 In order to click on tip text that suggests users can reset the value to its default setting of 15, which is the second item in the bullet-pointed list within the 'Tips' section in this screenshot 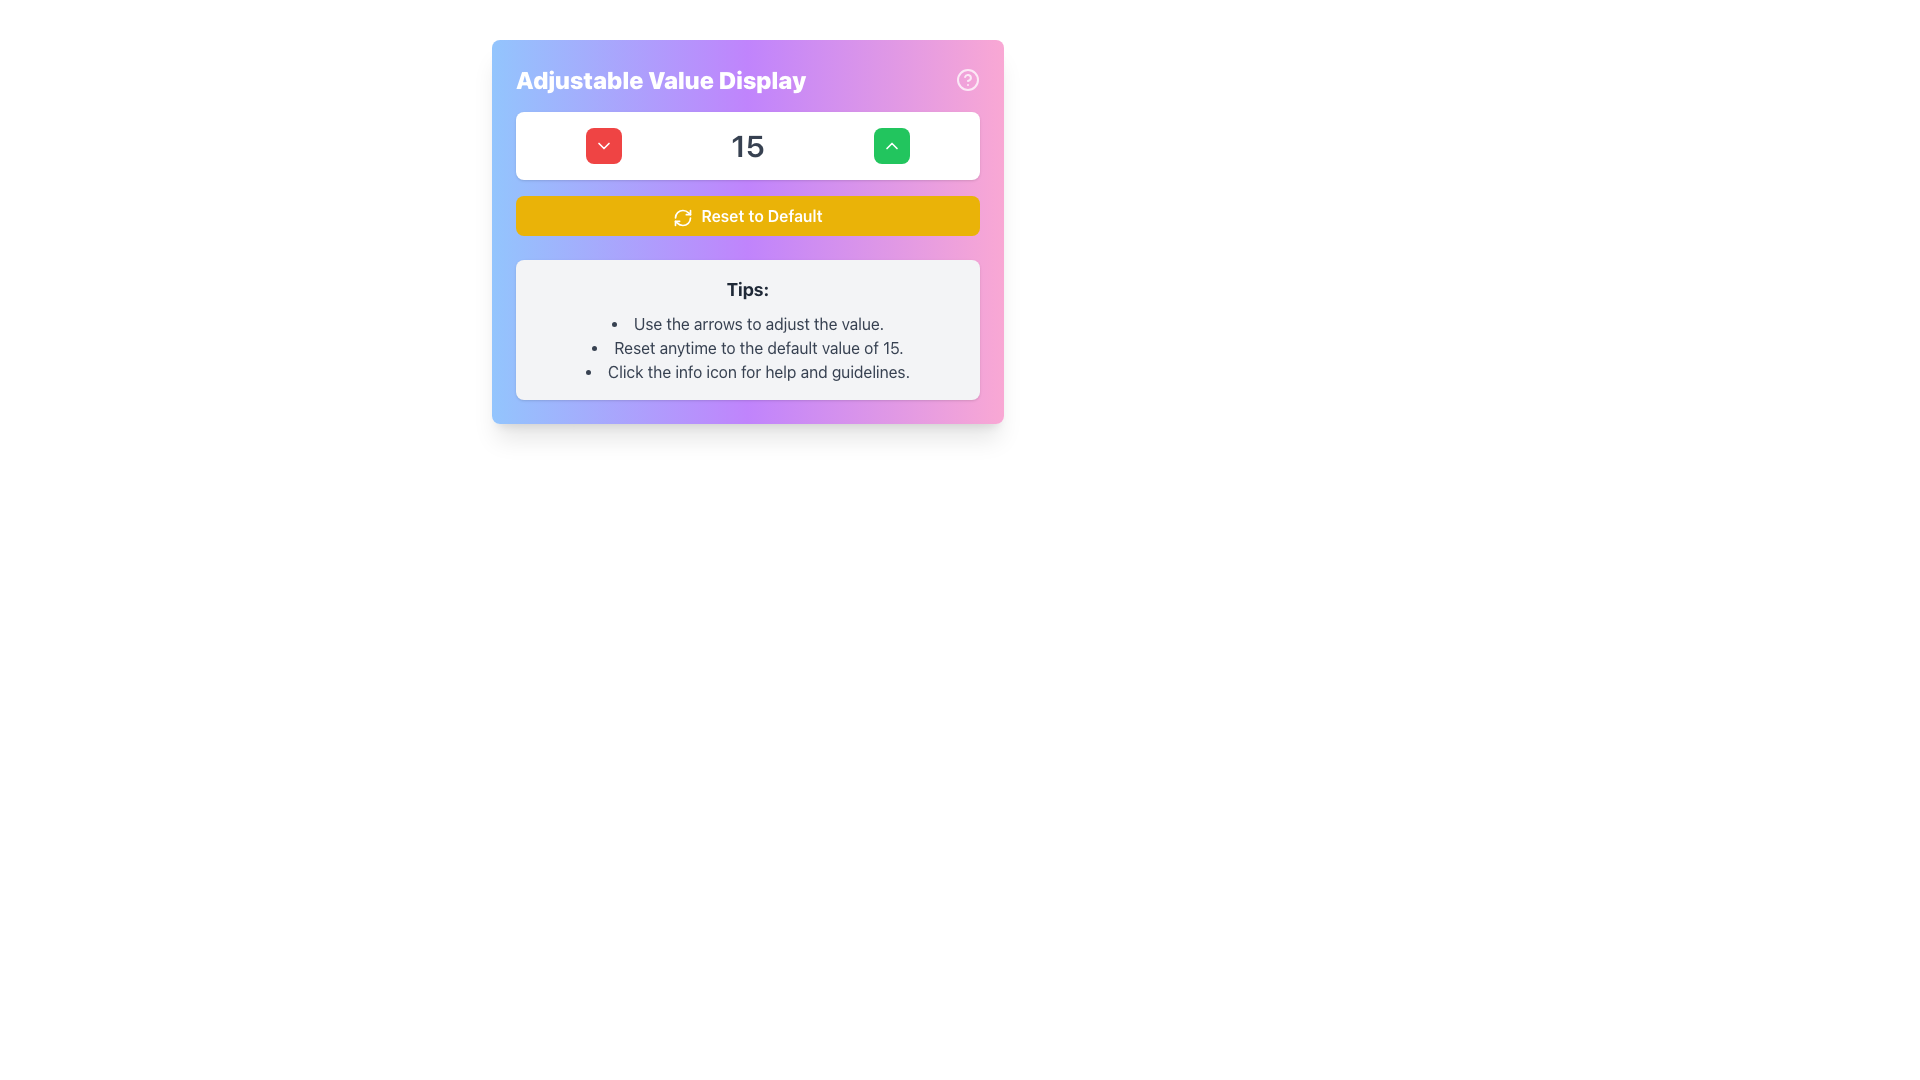, I will do `click(747, 346)`.